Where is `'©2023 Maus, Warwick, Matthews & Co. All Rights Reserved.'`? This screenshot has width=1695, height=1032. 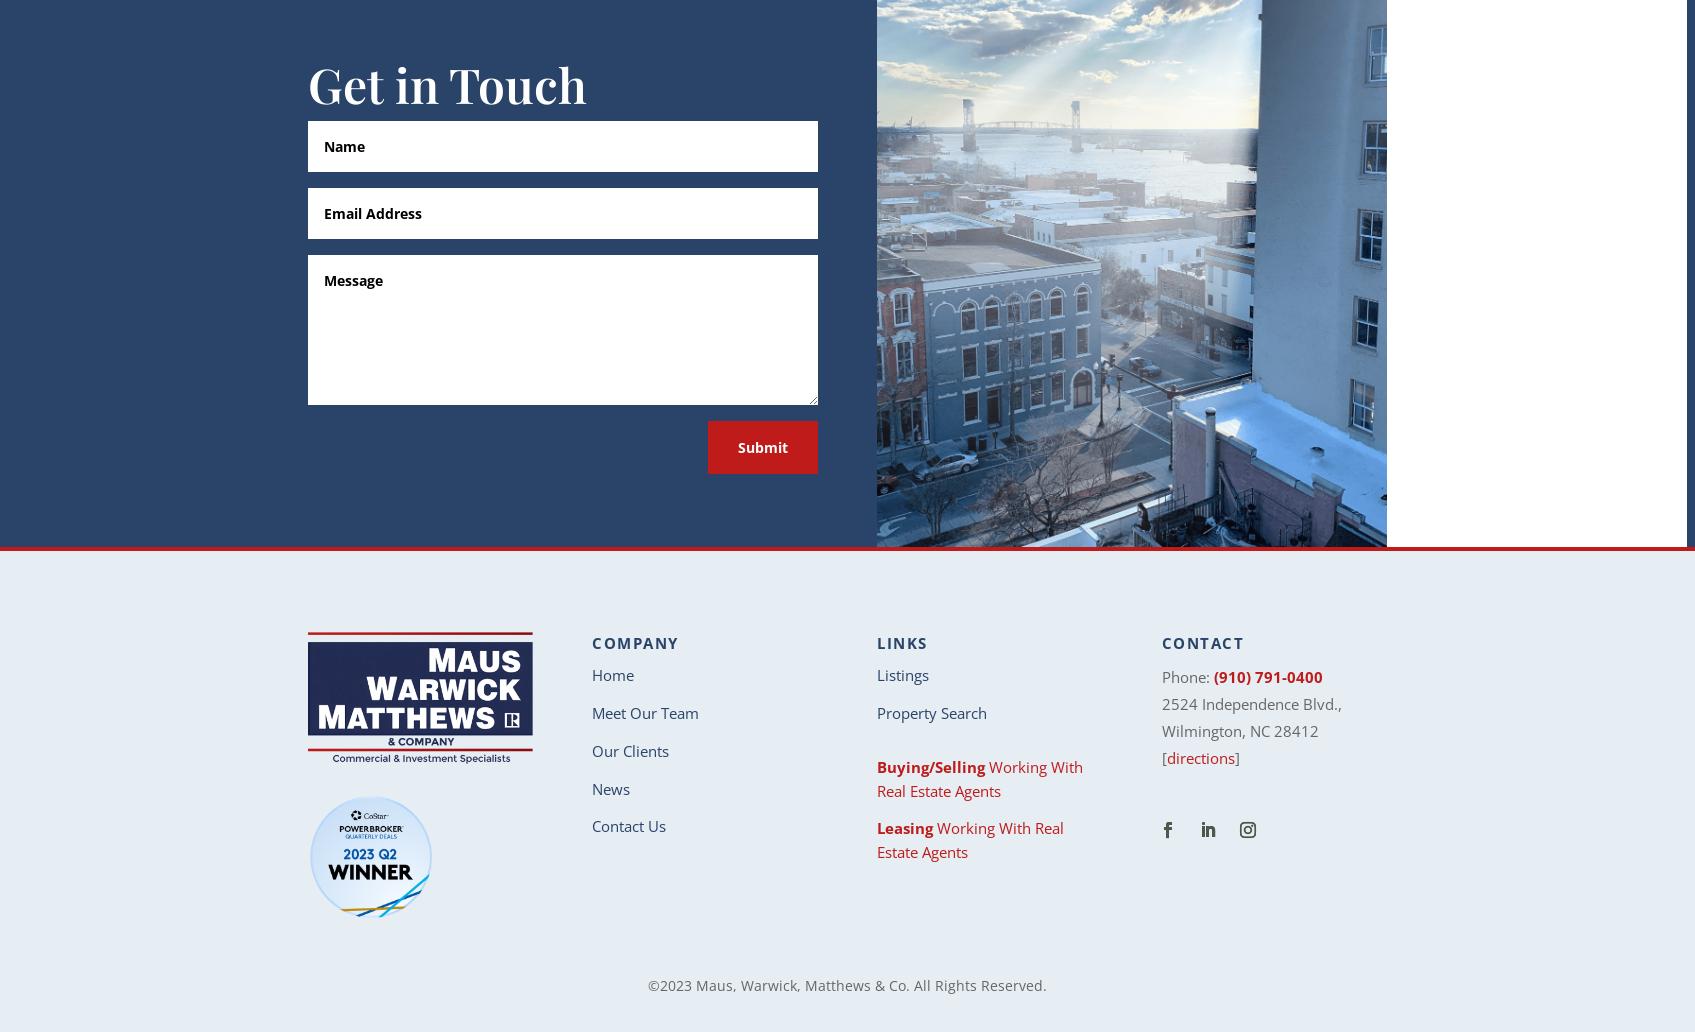
'©2023 Maus, Warwick, Matthews & Co. All Rights Reserved.' is located at coordinates (847, 984).